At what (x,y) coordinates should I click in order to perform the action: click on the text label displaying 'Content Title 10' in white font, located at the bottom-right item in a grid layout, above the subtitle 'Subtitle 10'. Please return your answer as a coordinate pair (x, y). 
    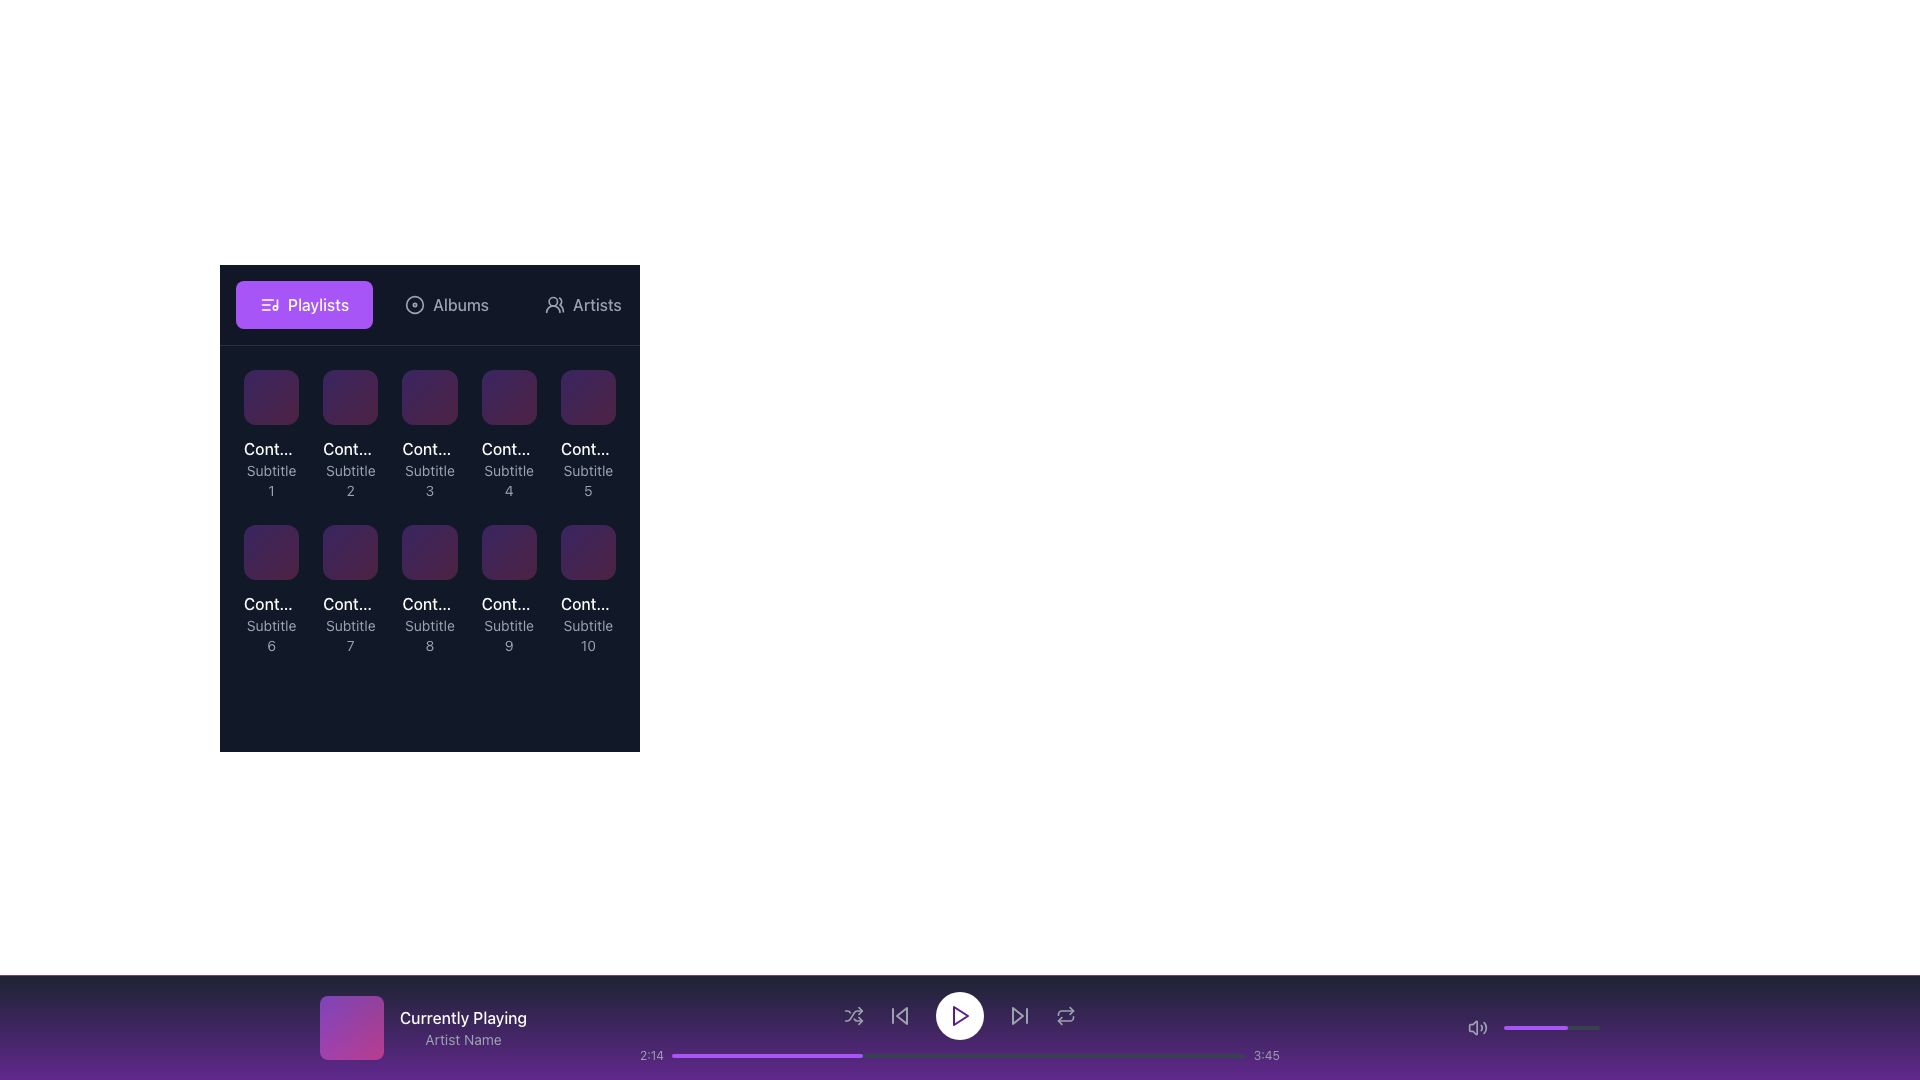
    Looking at the image, I should click on (587, 603).